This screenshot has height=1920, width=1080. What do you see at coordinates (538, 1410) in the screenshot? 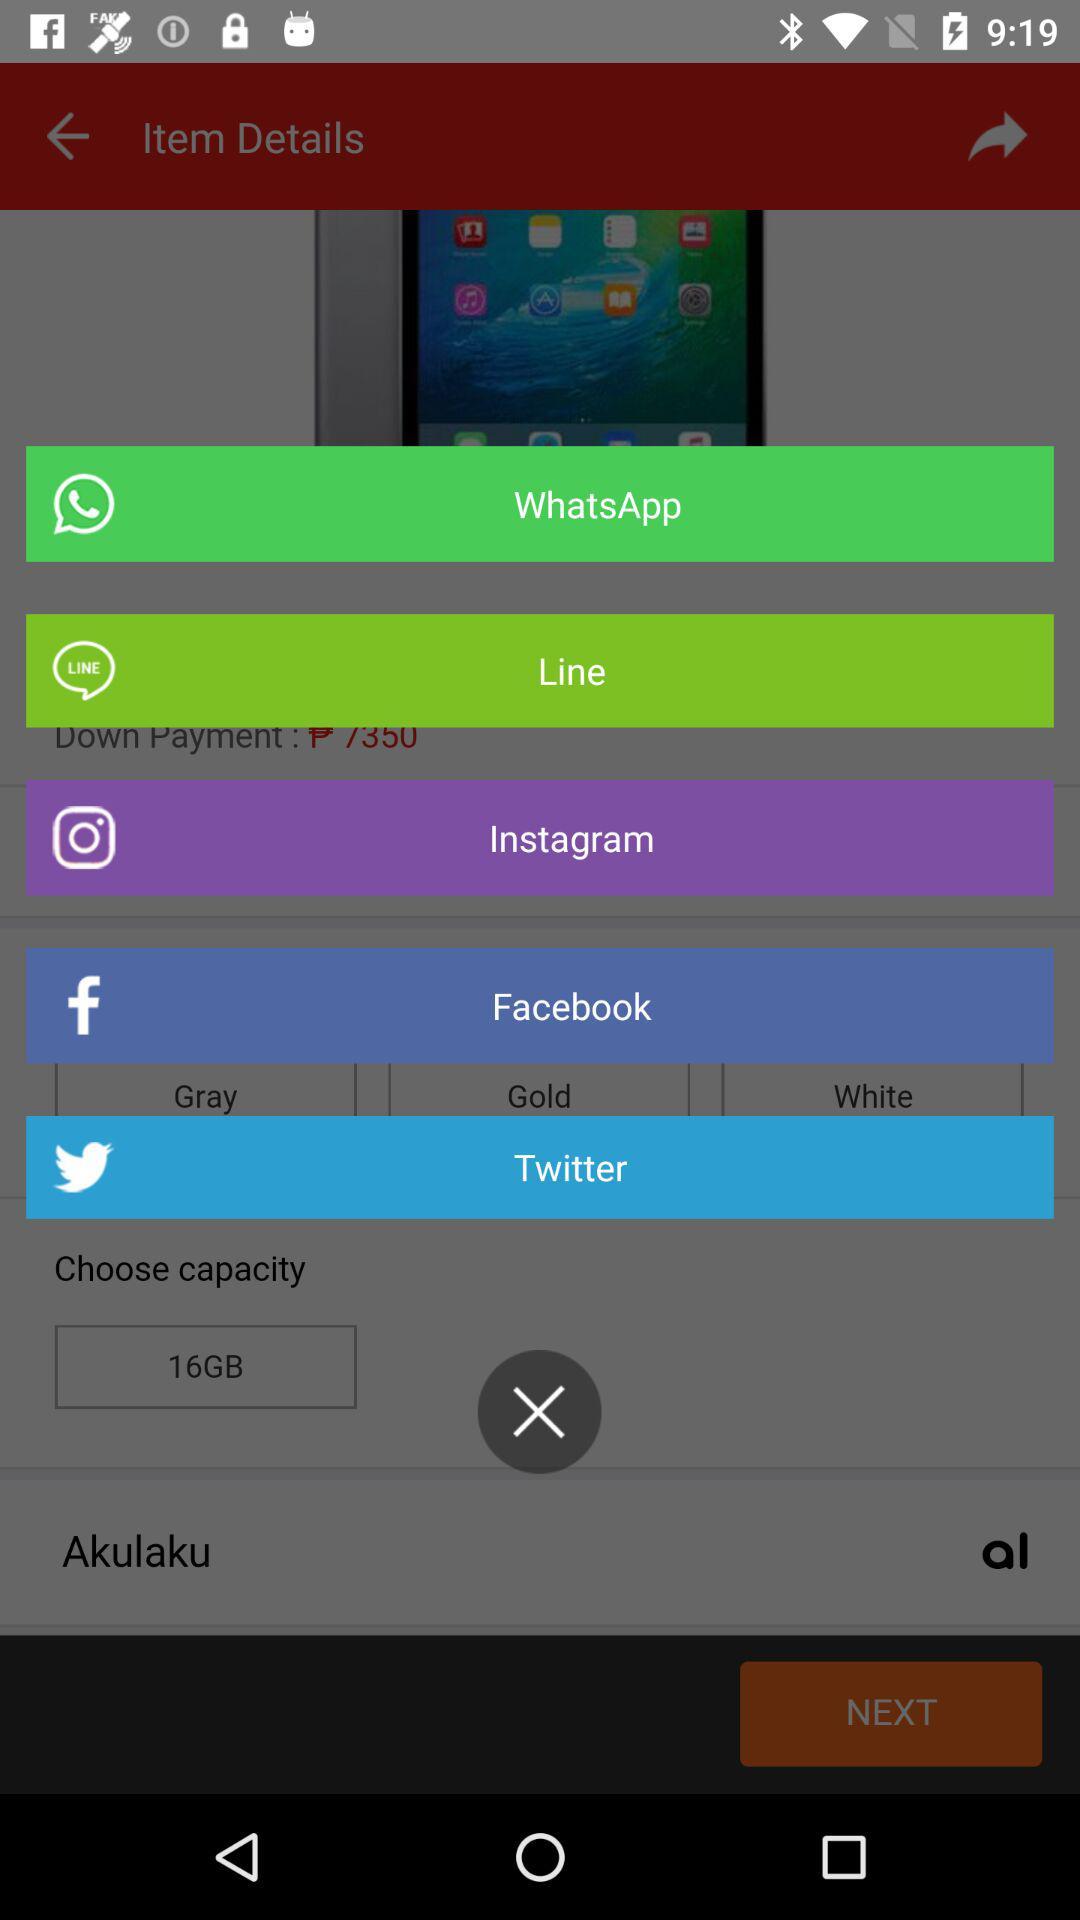
I see `icon at the bottom` at bounding box center [538, 1410].